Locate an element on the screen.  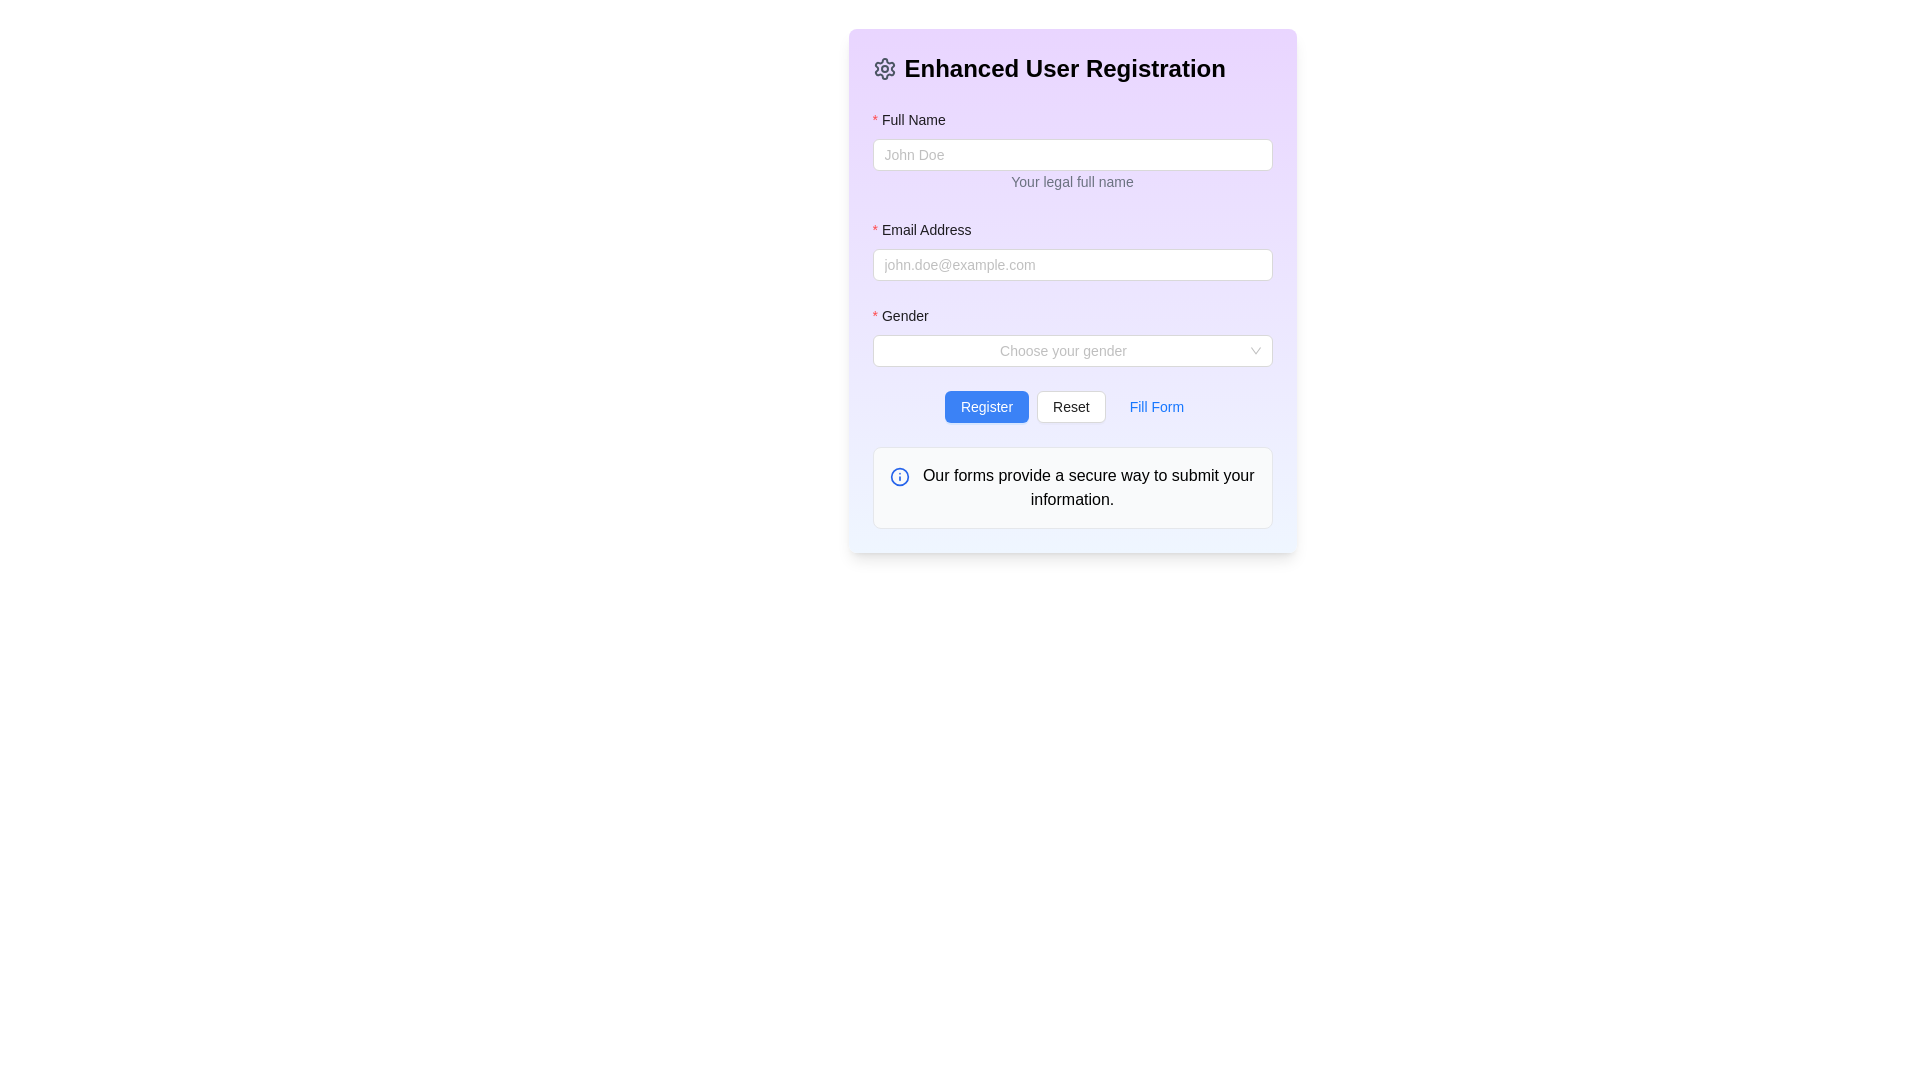
the static text header element located at the top of its containing panel, which serves as the title for the form below is located at coordinates (1071, 68).